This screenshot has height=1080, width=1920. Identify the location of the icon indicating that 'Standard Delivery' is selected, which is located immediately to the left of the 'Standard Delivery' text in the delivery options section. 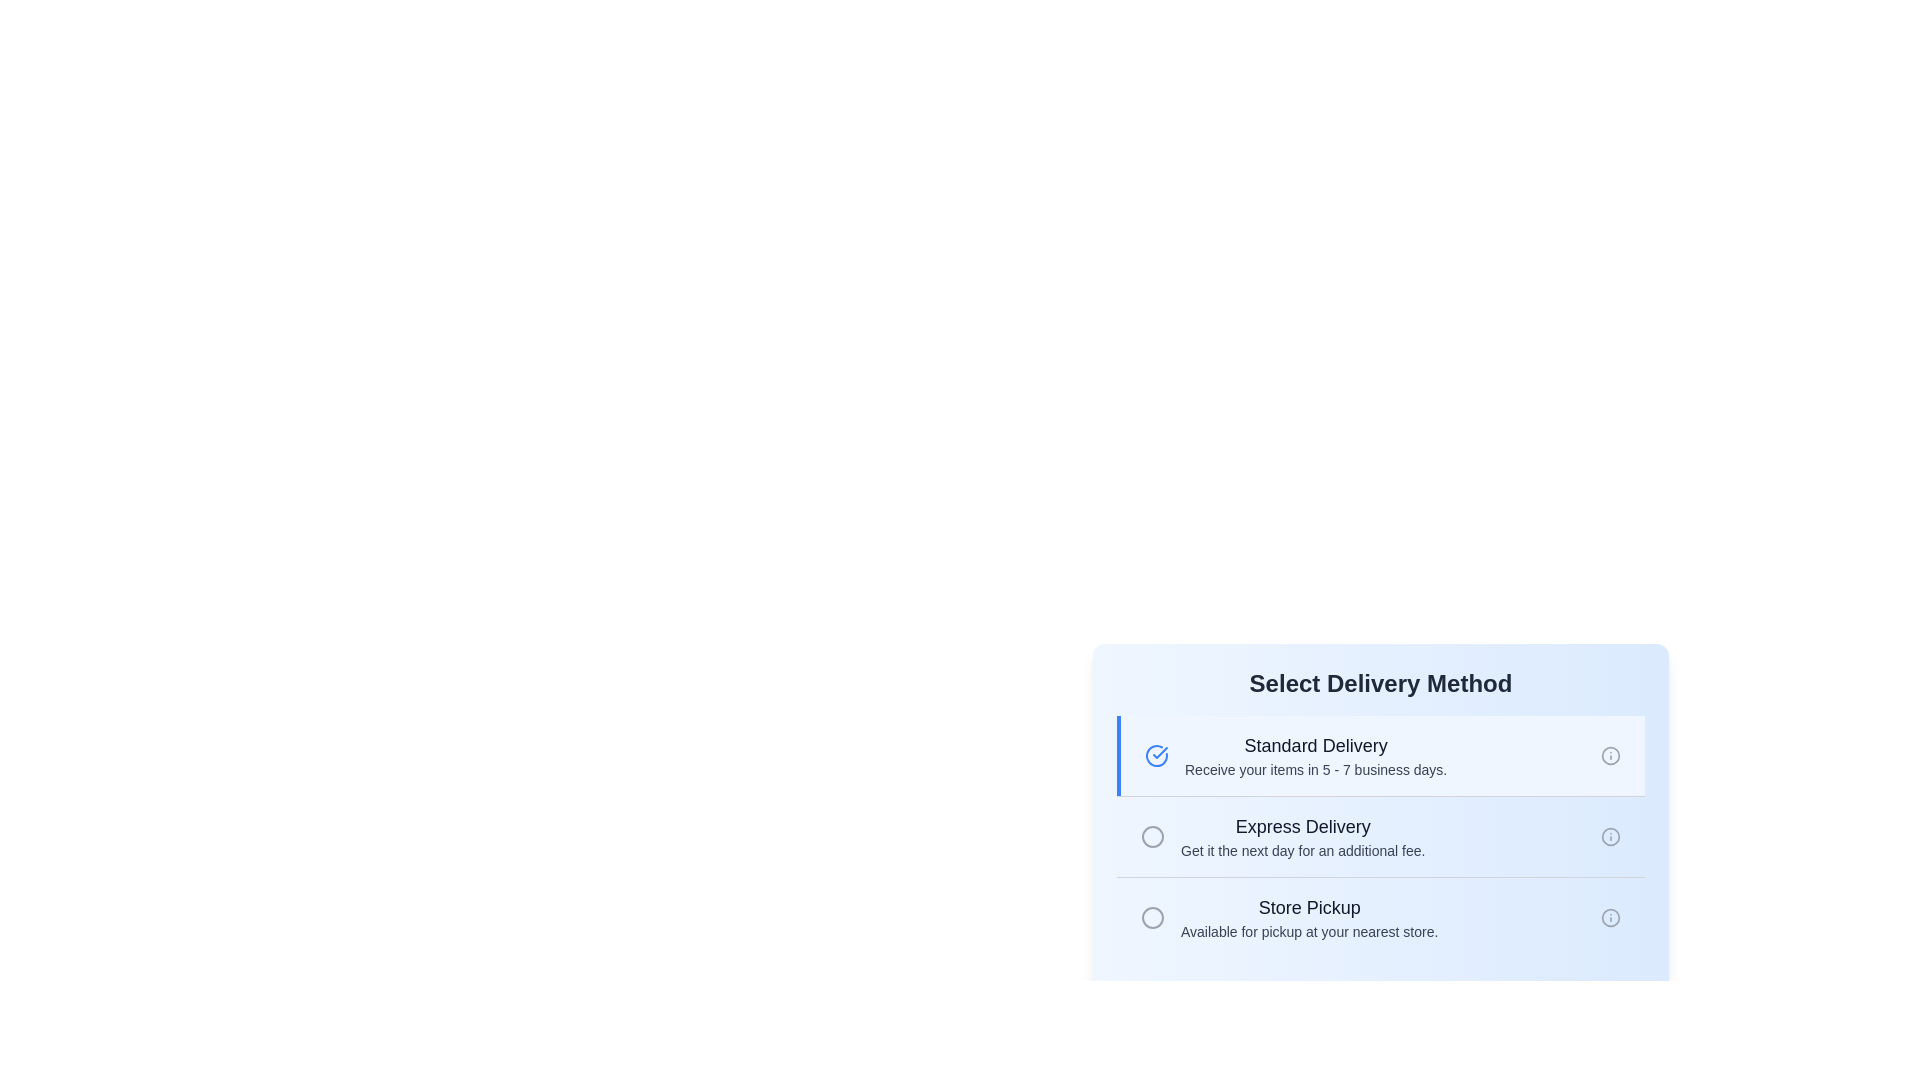
(1156, 756).